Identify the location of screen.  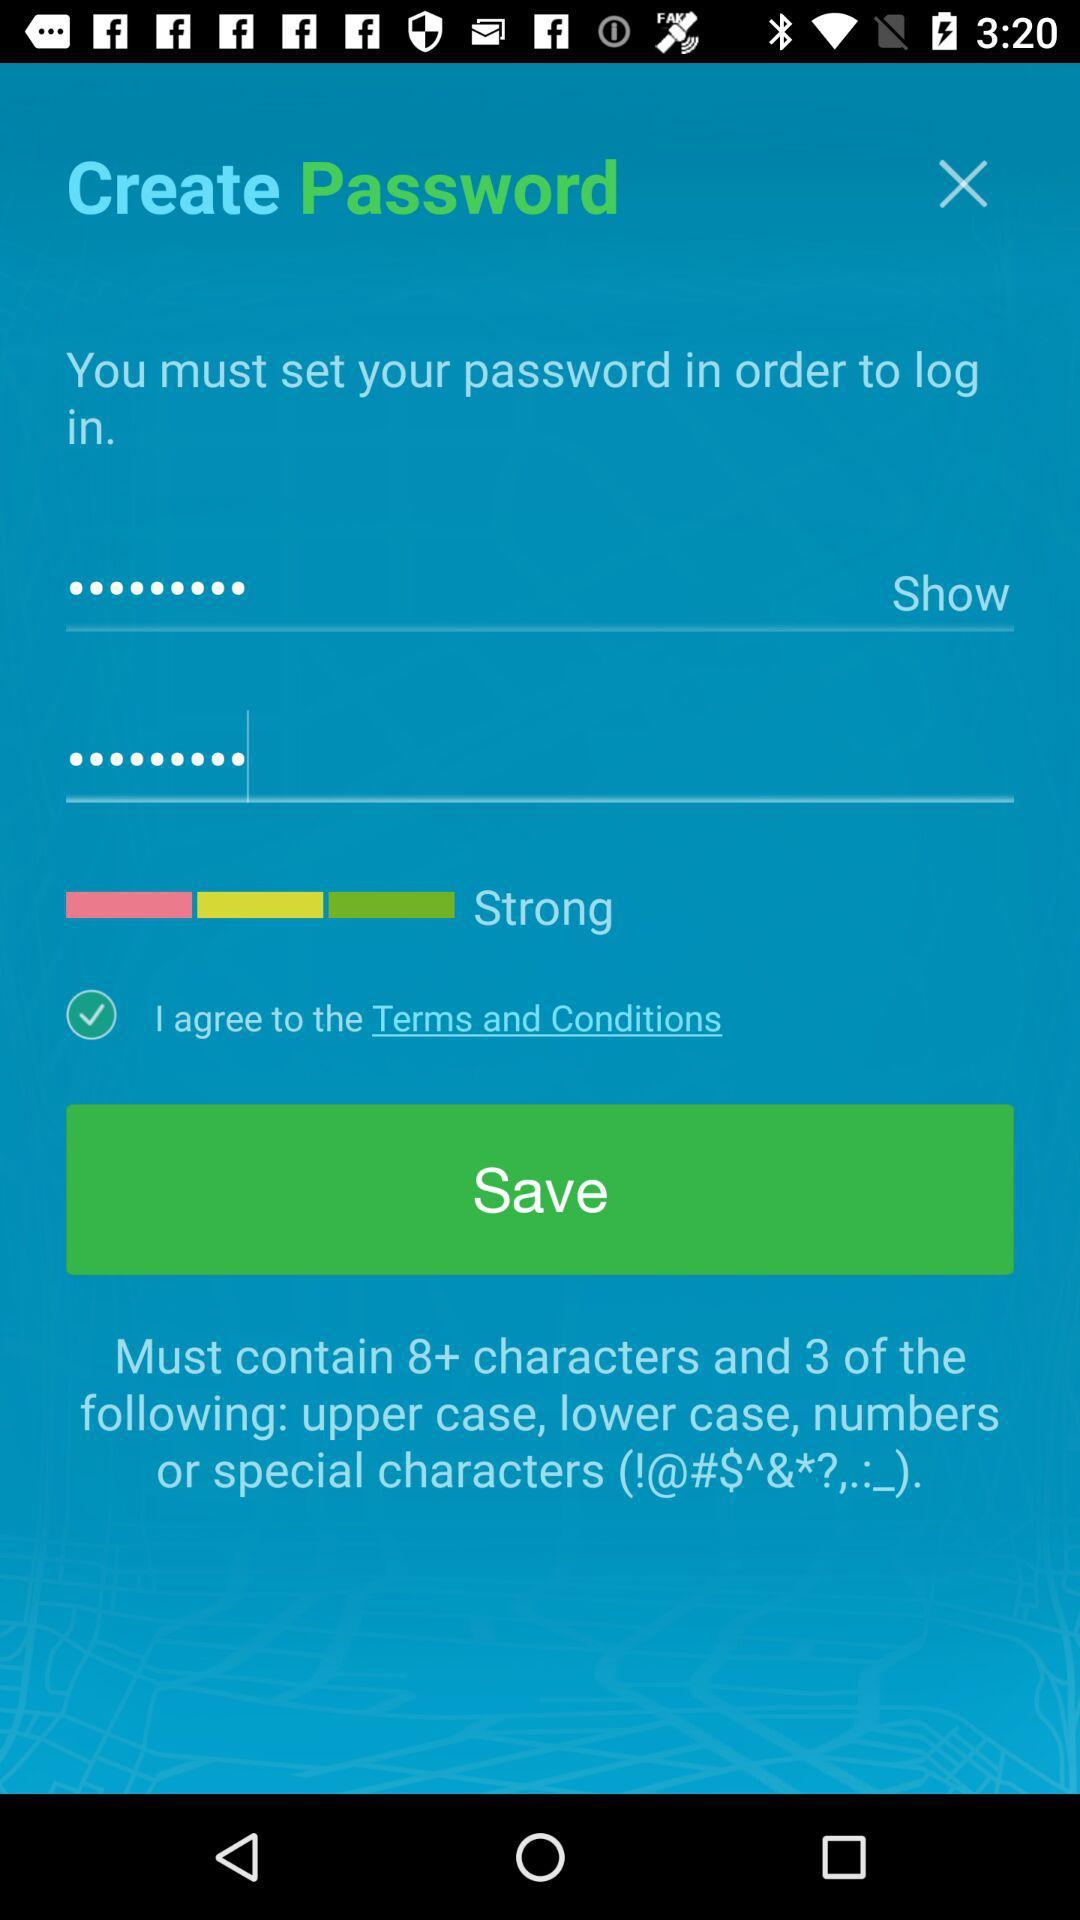
(962, 183).